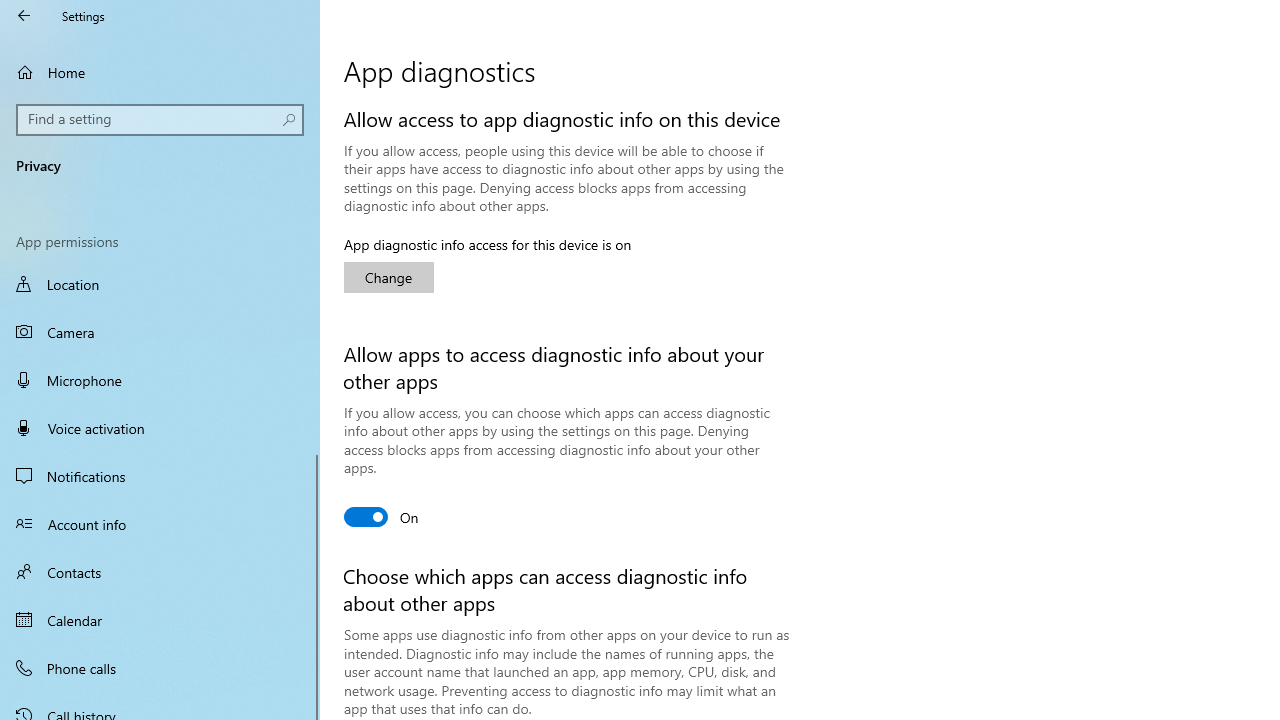 The image size is (1280, 720). What do you see at coordinates (160, 119) in the screenshot?
I see `'Search box, Find a setting'` at bounding box center [160, 119].